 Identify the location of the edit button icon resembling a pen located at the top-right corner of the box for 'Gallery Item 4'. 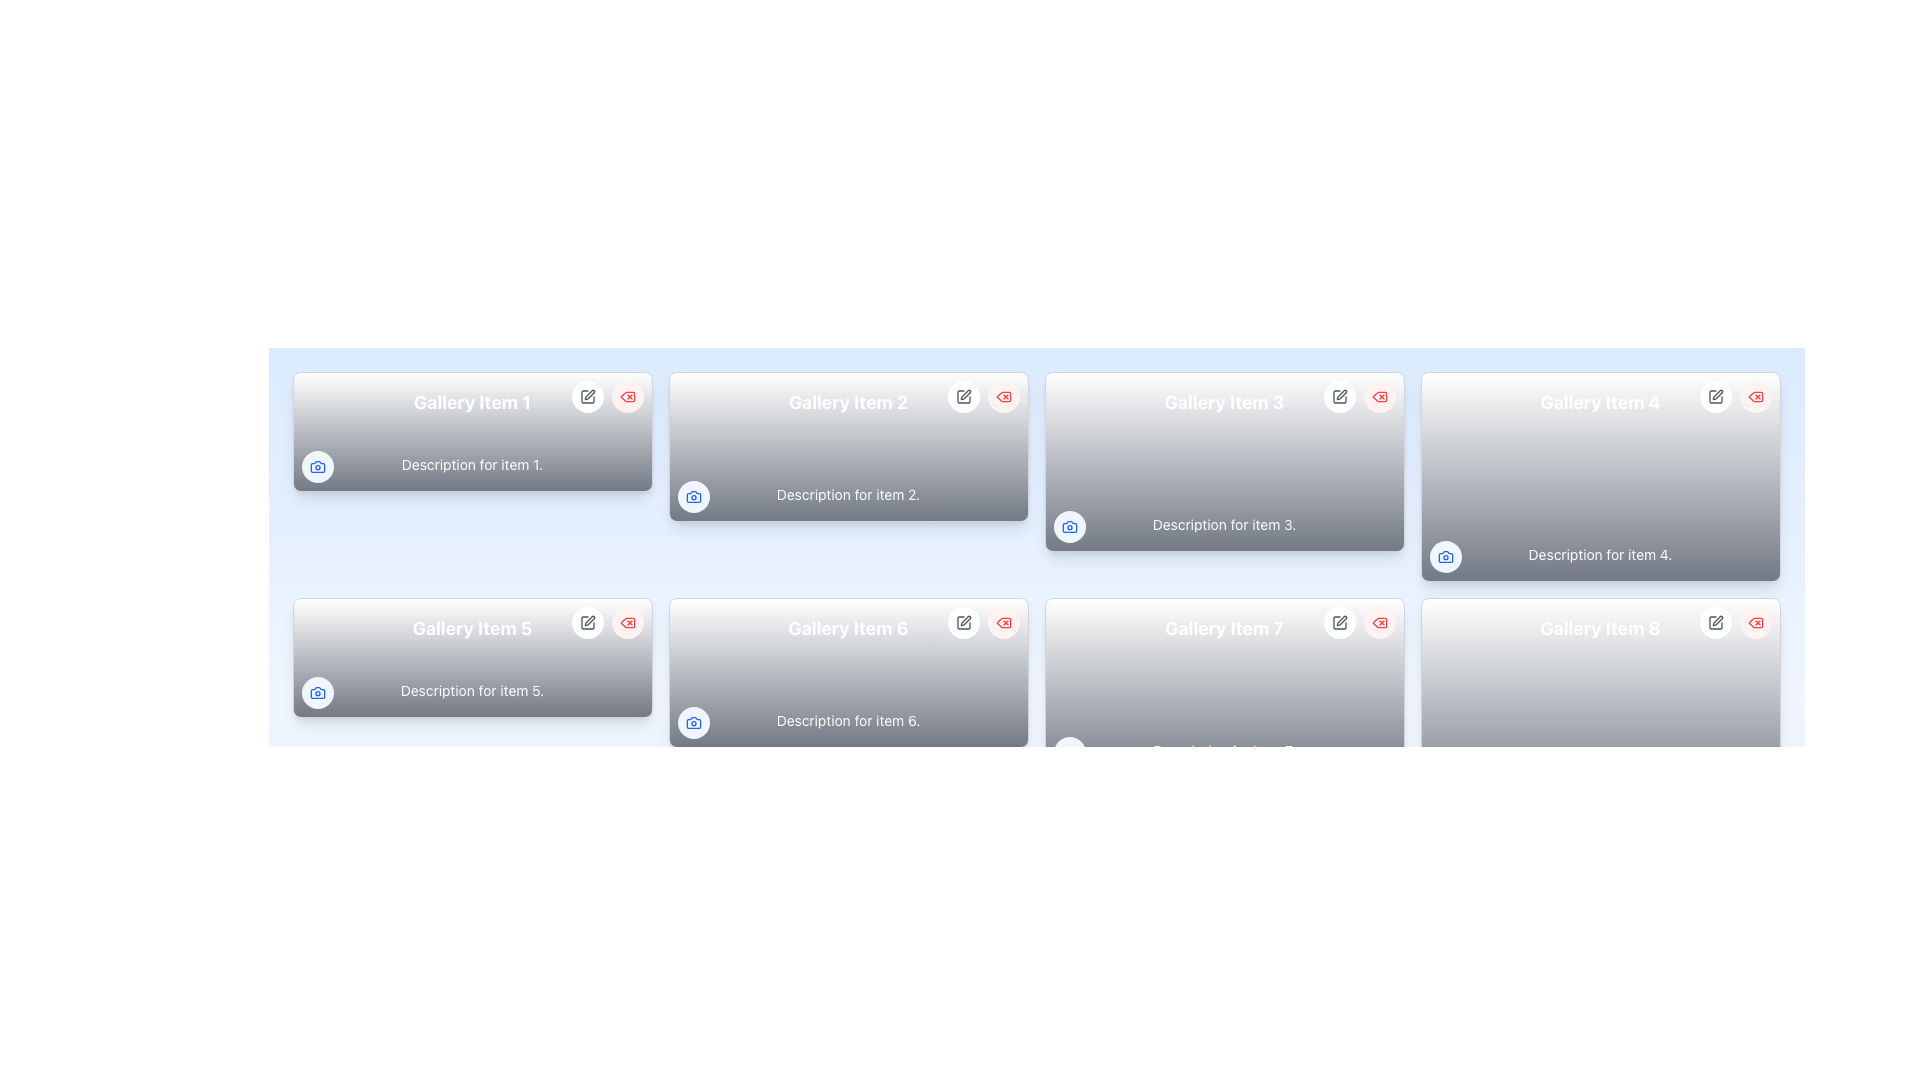
(1714, 397).